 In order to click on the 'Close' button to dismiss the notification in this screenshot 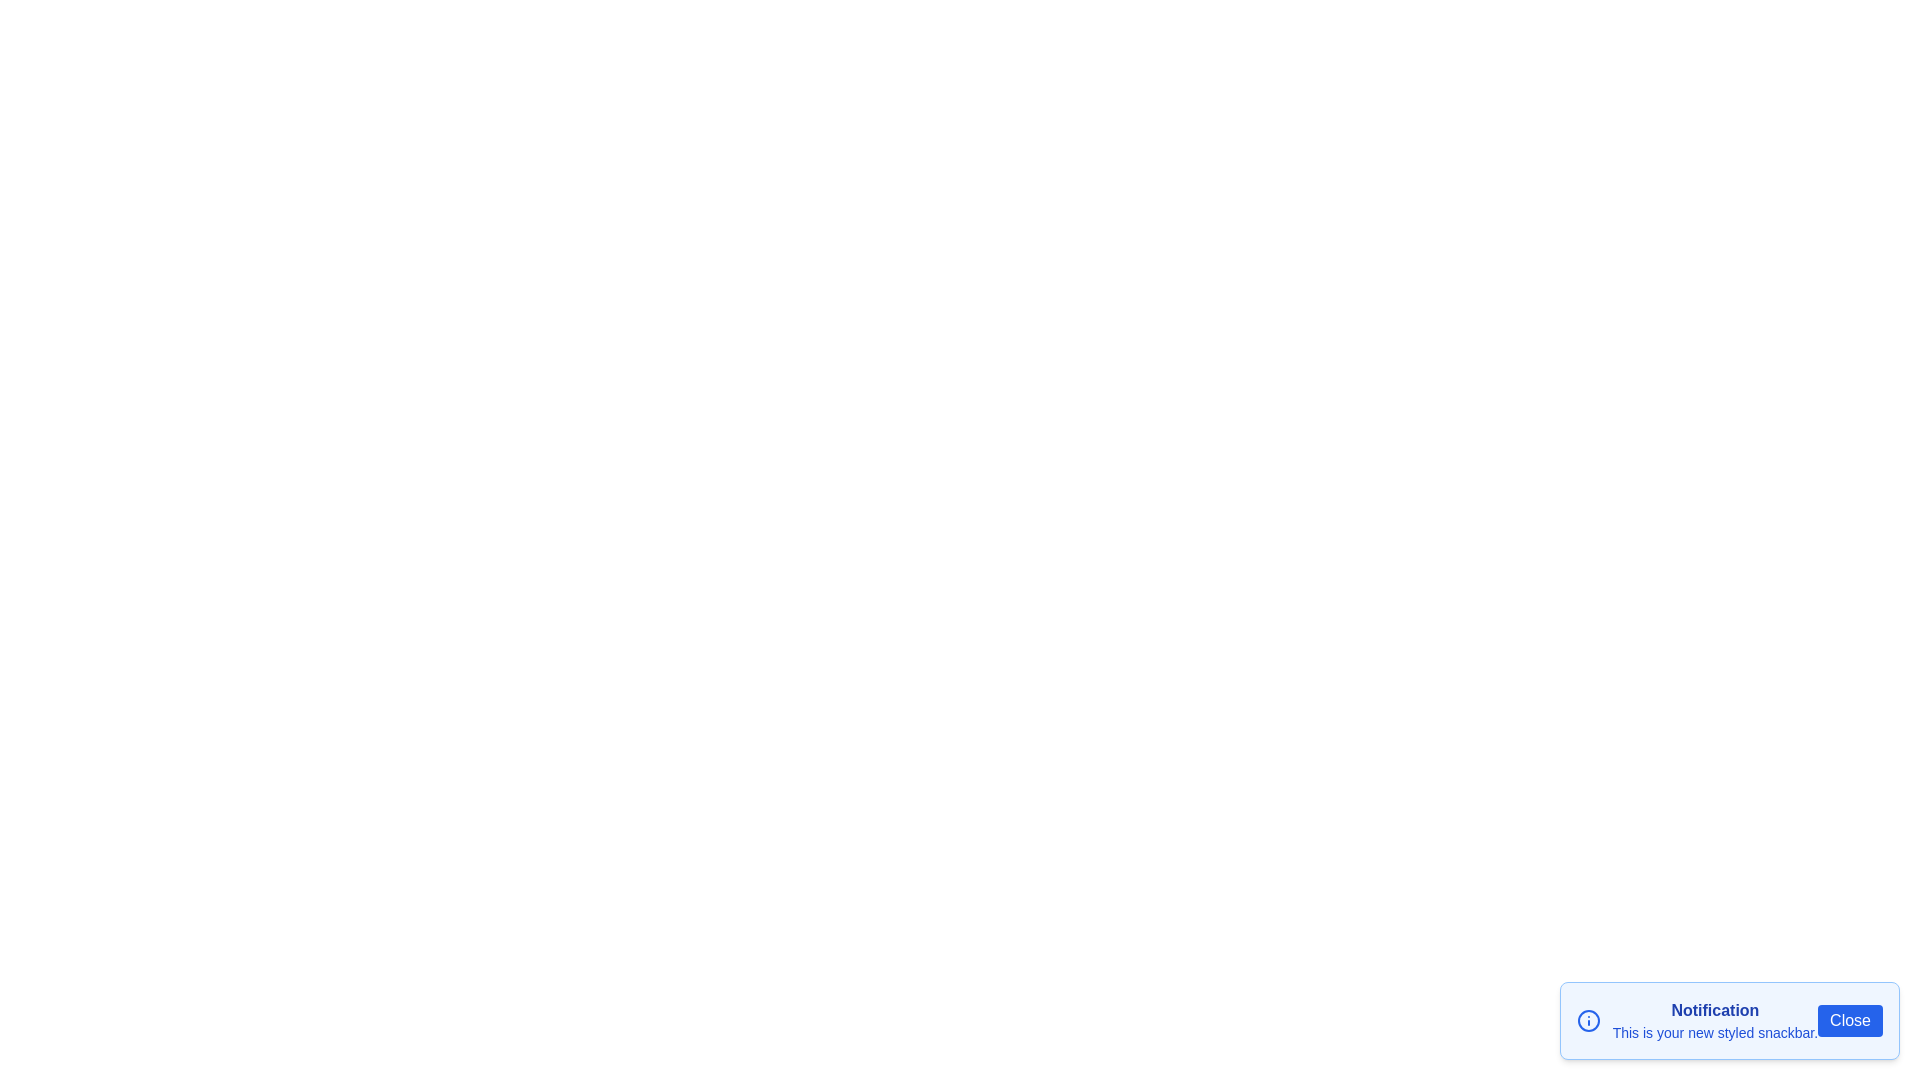, I will do `click(1848, 1021)`.